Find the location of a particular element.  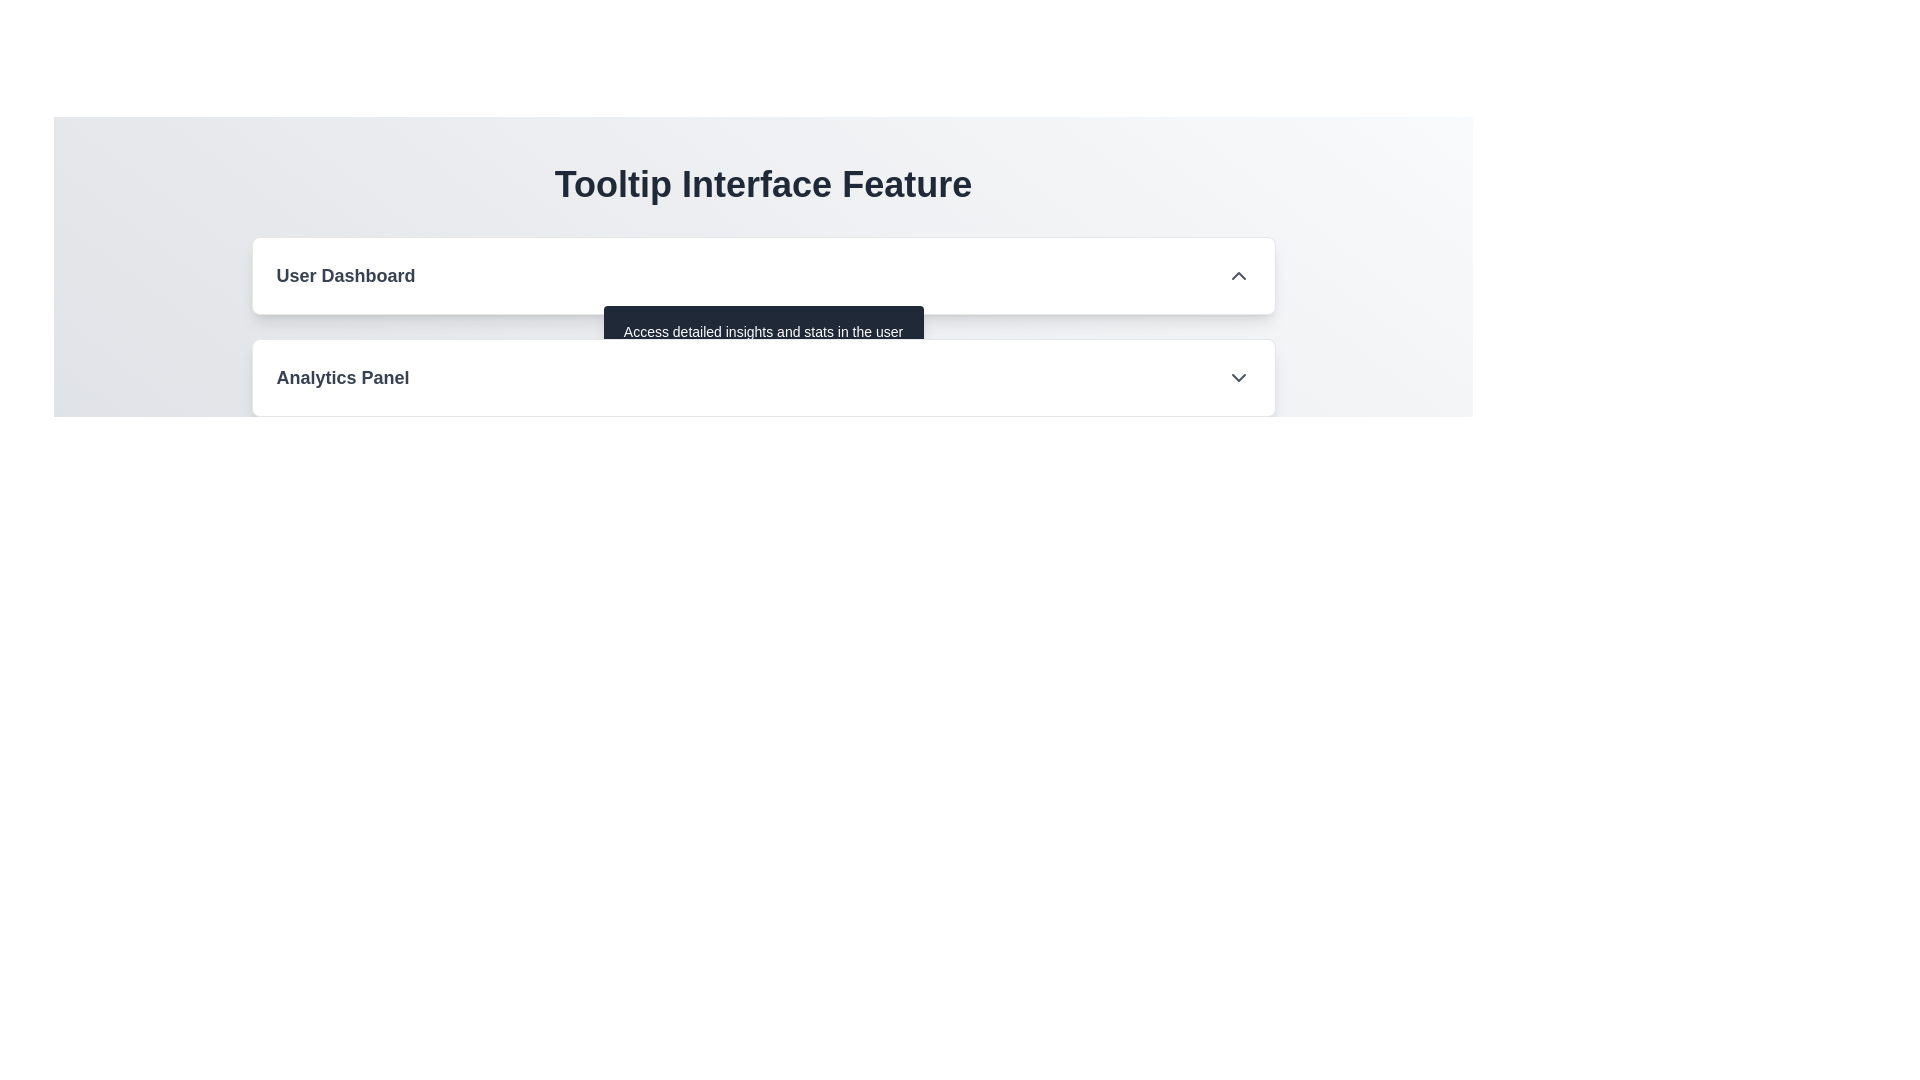

the upward-pointing chevron icon located is located at coordinates (1237, 276).